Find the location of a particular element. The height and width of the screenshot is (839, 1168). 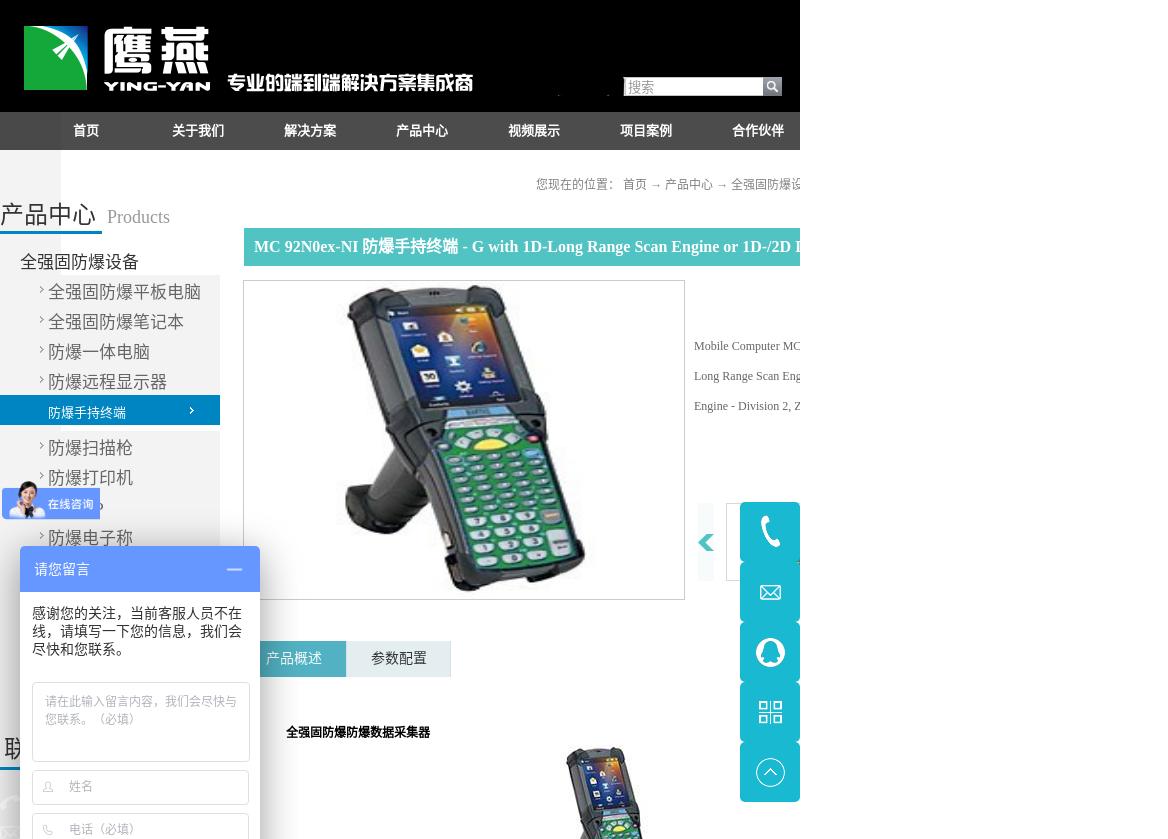

'Mobile Computer MC 92N0ex-NI - G with 1D-' is located at coordinates (693, 346).